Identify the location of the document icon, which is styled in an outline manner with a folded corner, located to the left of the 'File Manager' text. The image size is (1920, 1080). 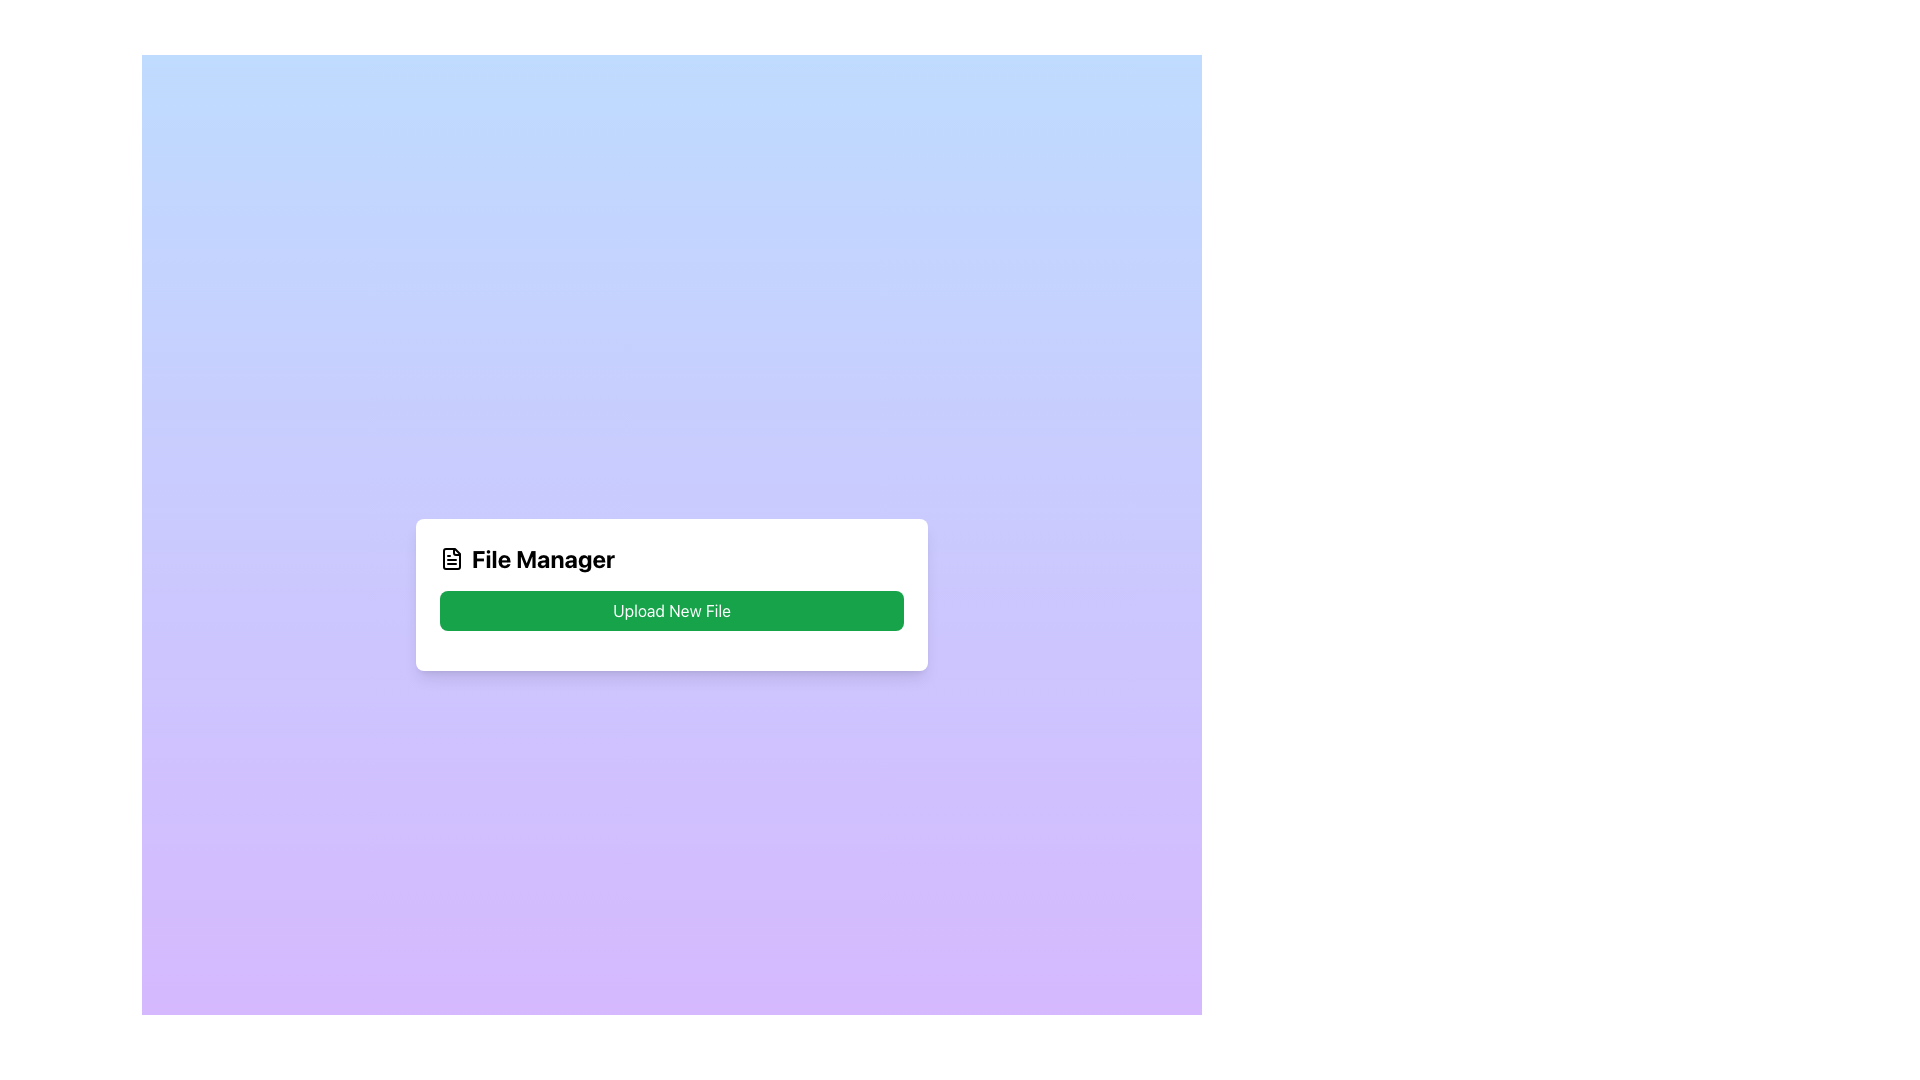
(450, 559).